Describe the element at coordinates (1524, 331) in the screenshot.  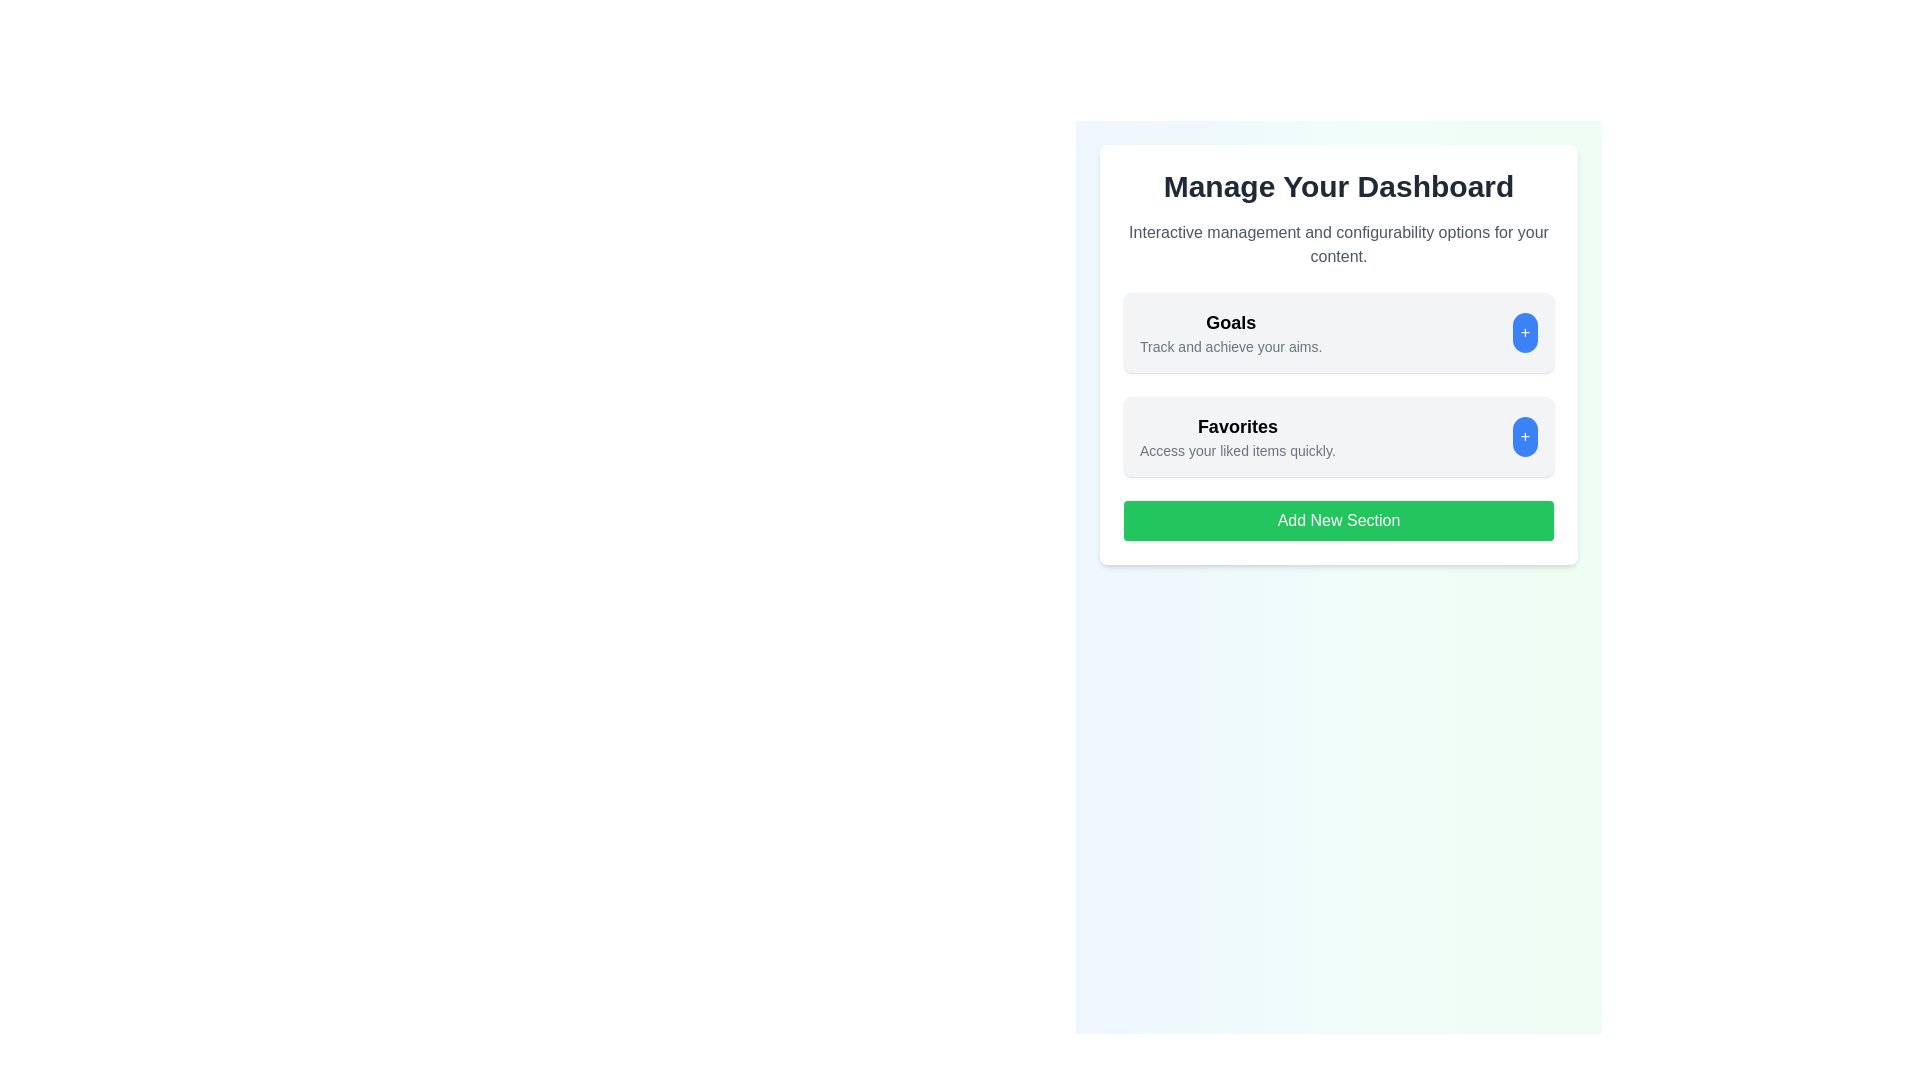
I see `the circular blue button with a white '+' symbol at its center` at that location.